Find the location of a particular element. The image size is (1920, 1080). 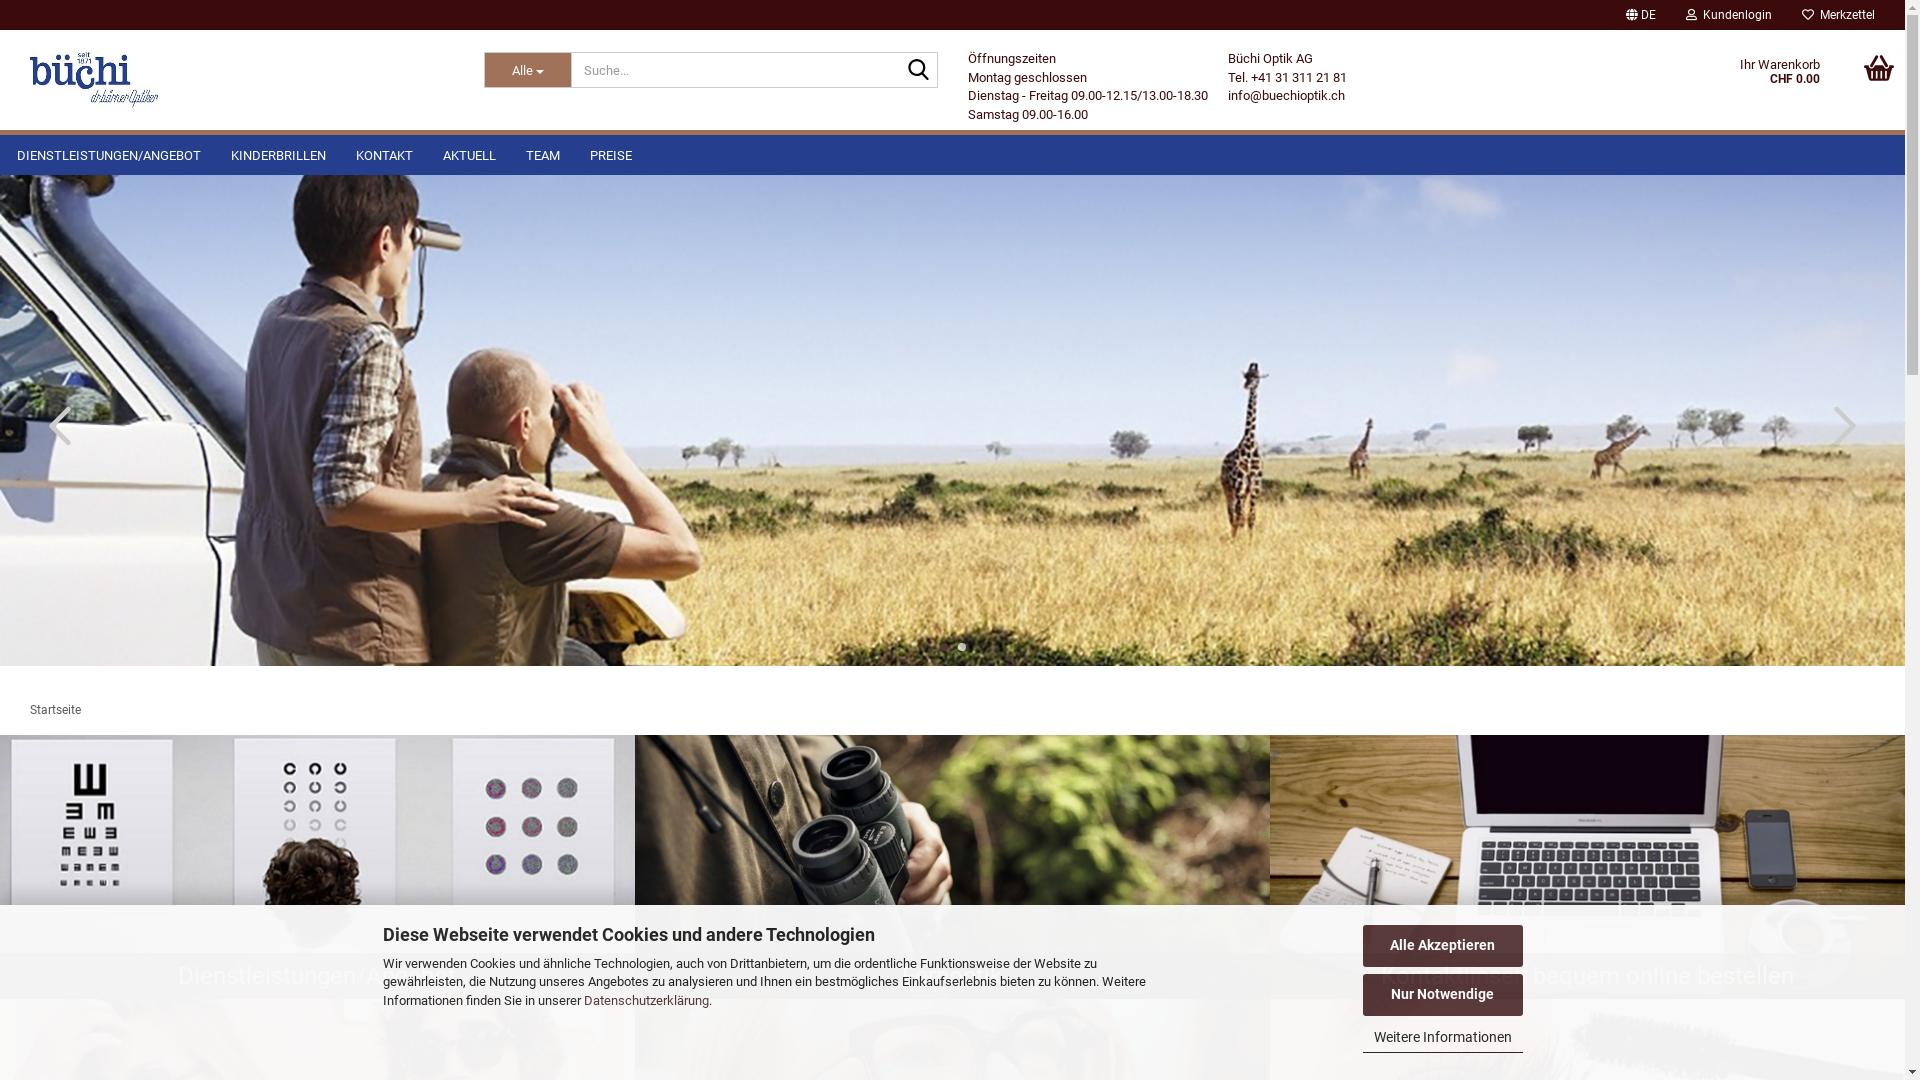

'Weitere Informationen' is located at coordinates (1441, 1037).